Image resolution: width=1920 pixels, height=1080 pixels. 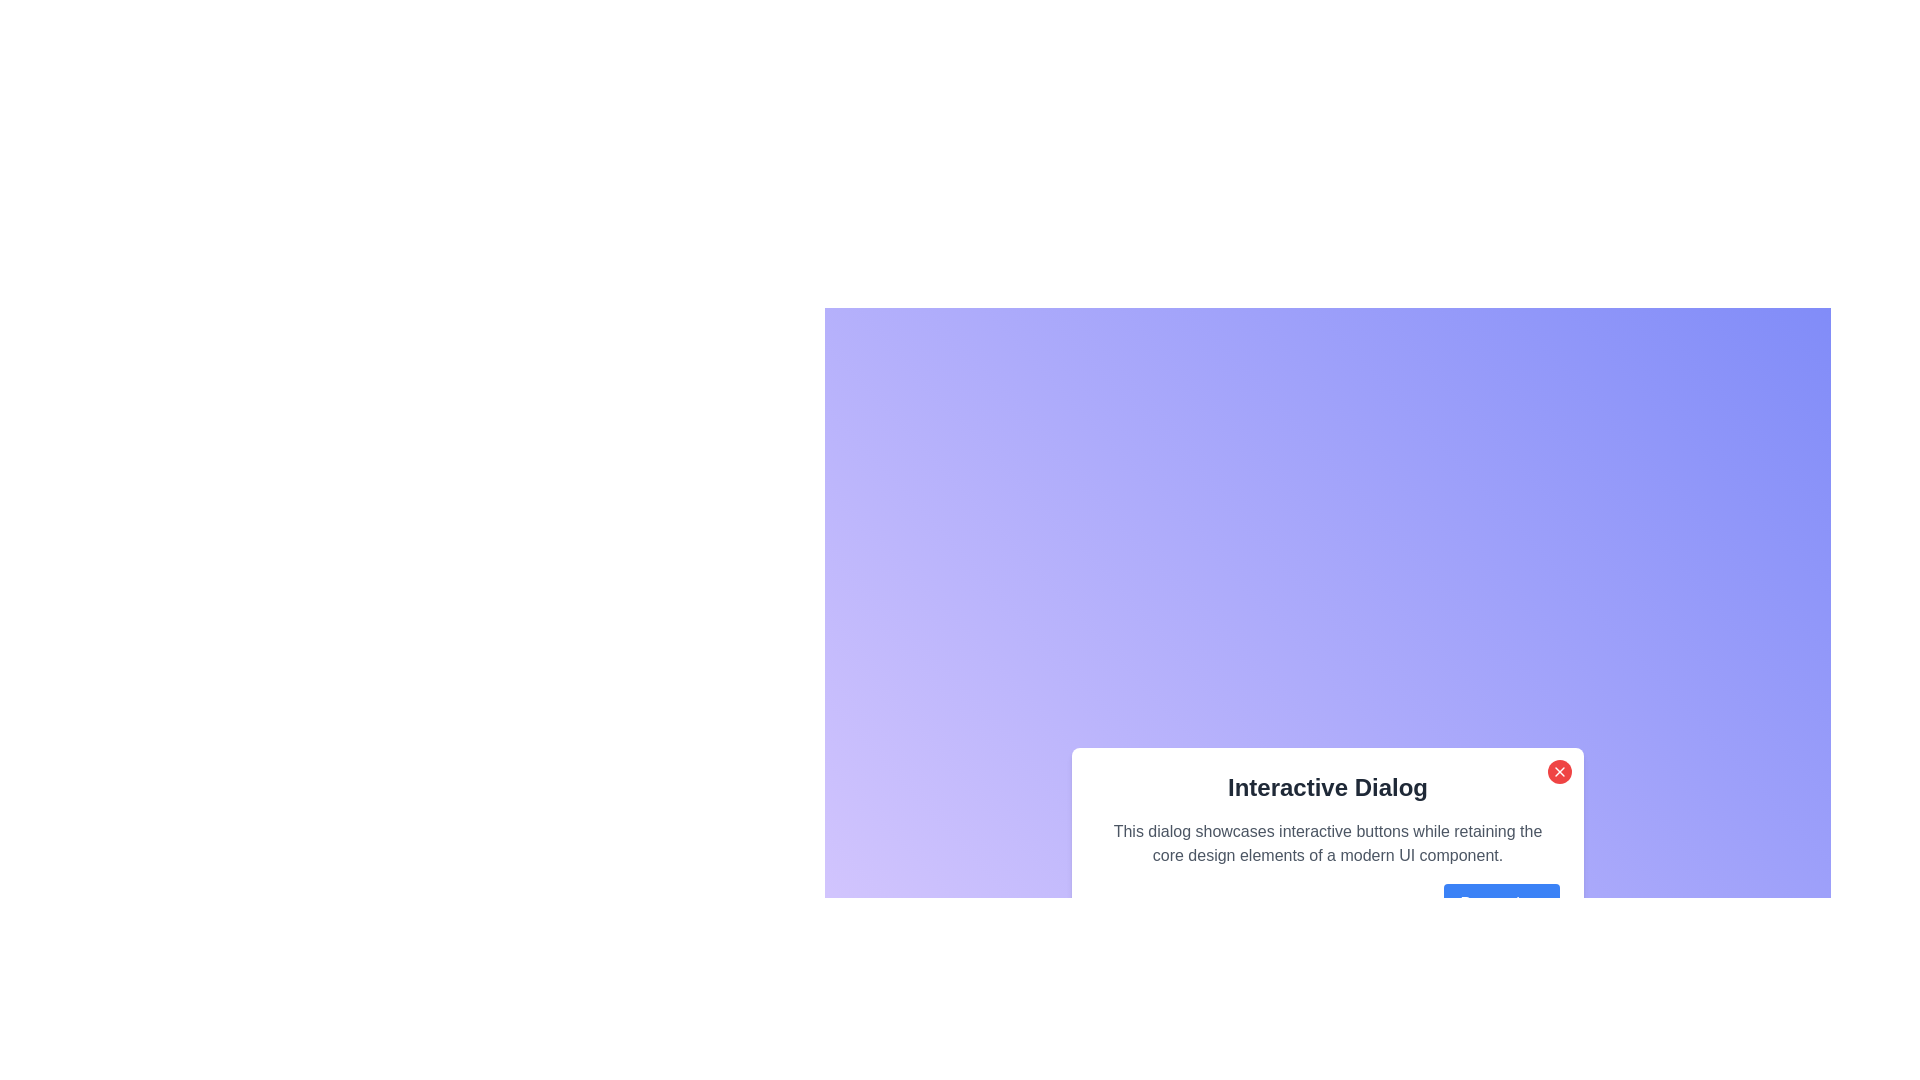 I want to click on the 'Proceed' button located at the bottom-right corner of the dialog box to initiate the continuation action, so click(x=1502, y=903).